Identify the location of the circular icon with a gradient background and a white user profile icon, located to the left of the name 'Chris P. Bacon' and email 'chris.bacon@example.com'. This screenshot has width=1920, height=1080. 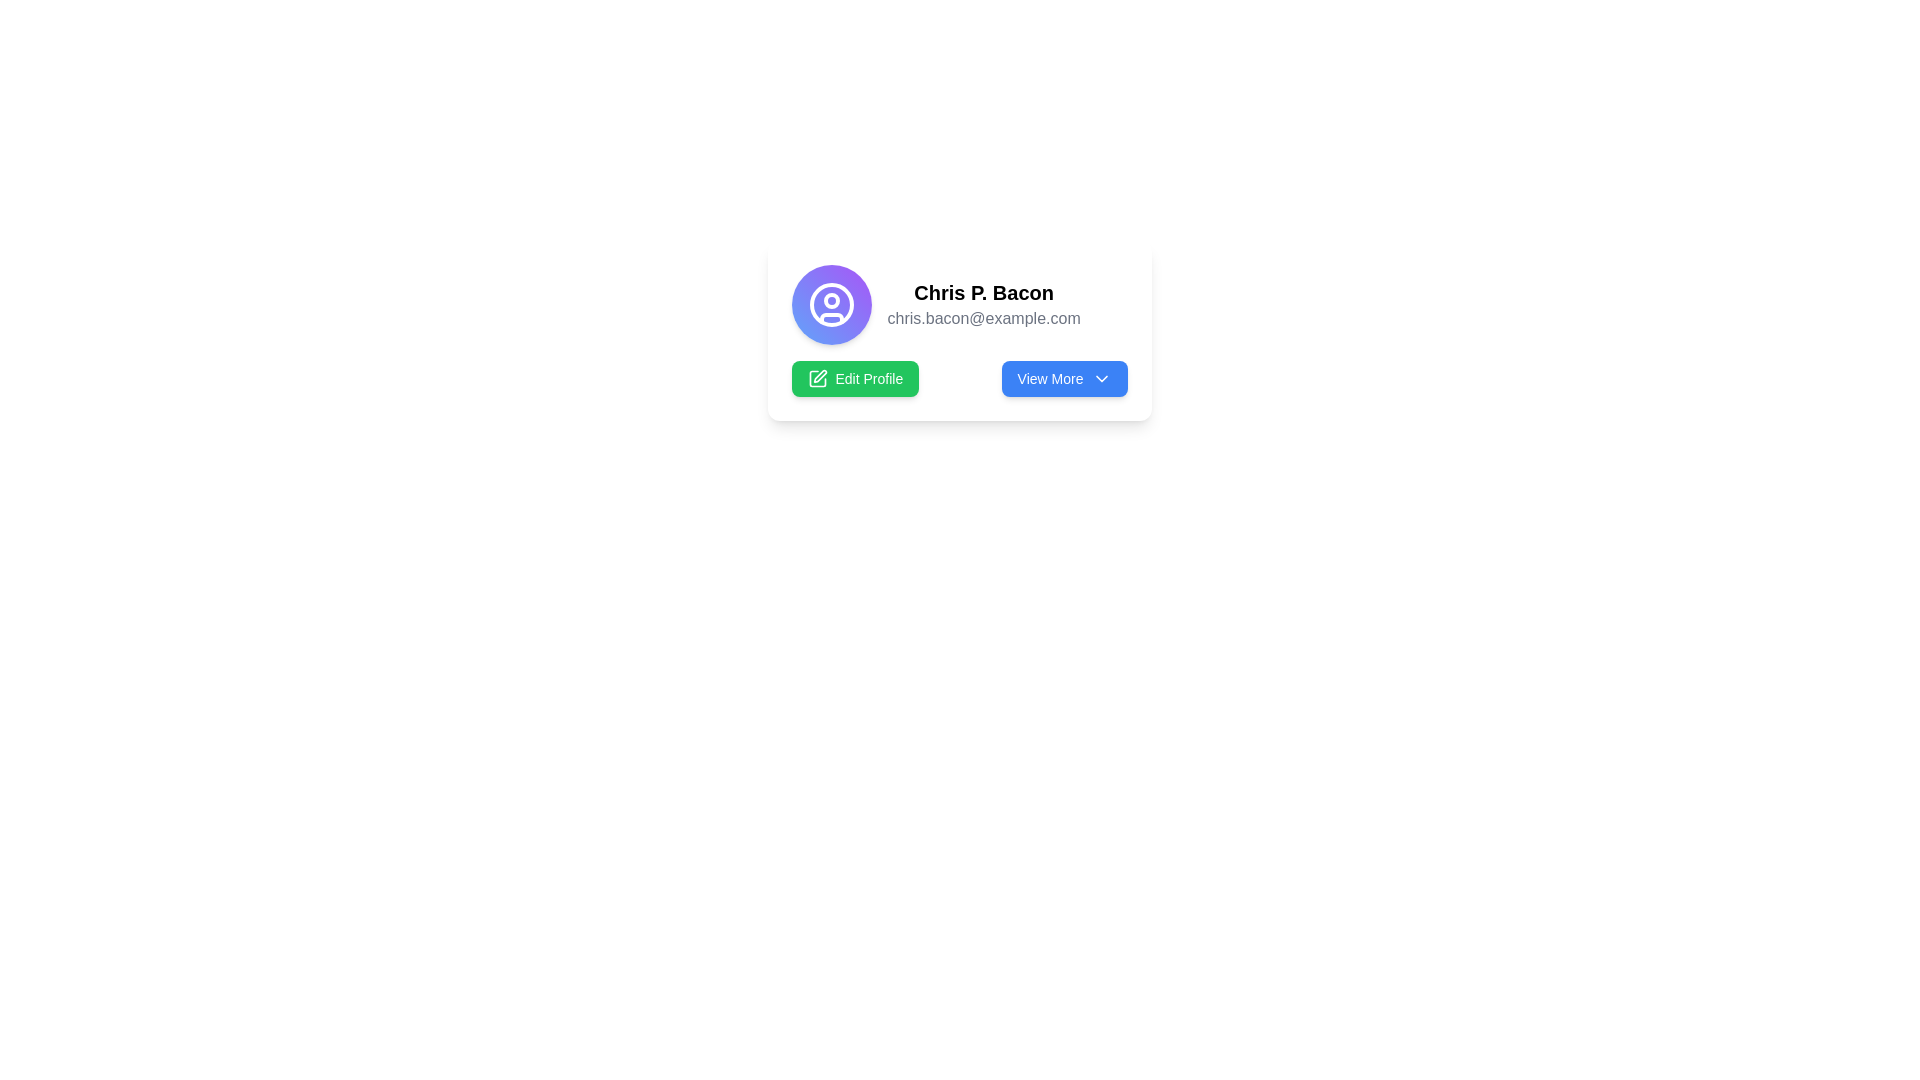
(831, 304).